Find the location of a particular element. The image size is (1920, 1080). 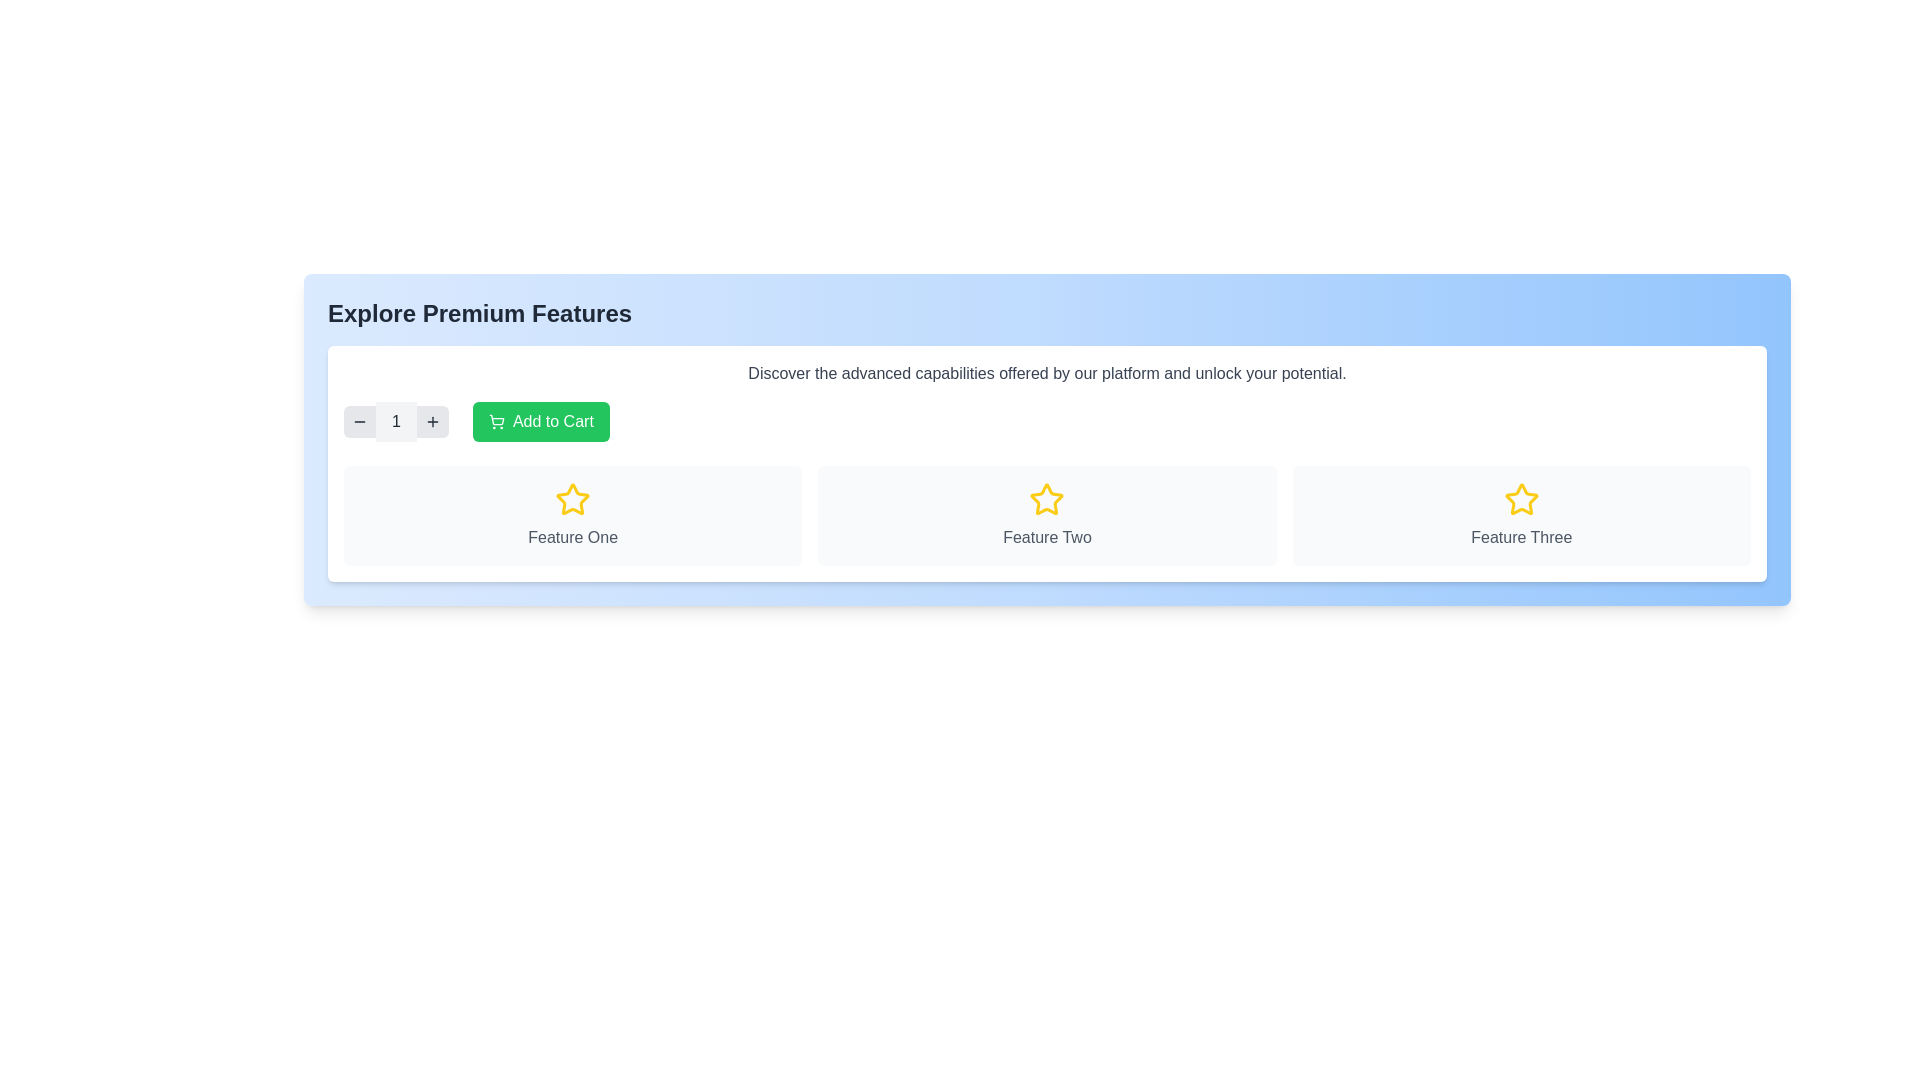

the increment button located on the right side of the control group that modifies the displayed numeric value is located at coordinates (431, 420).